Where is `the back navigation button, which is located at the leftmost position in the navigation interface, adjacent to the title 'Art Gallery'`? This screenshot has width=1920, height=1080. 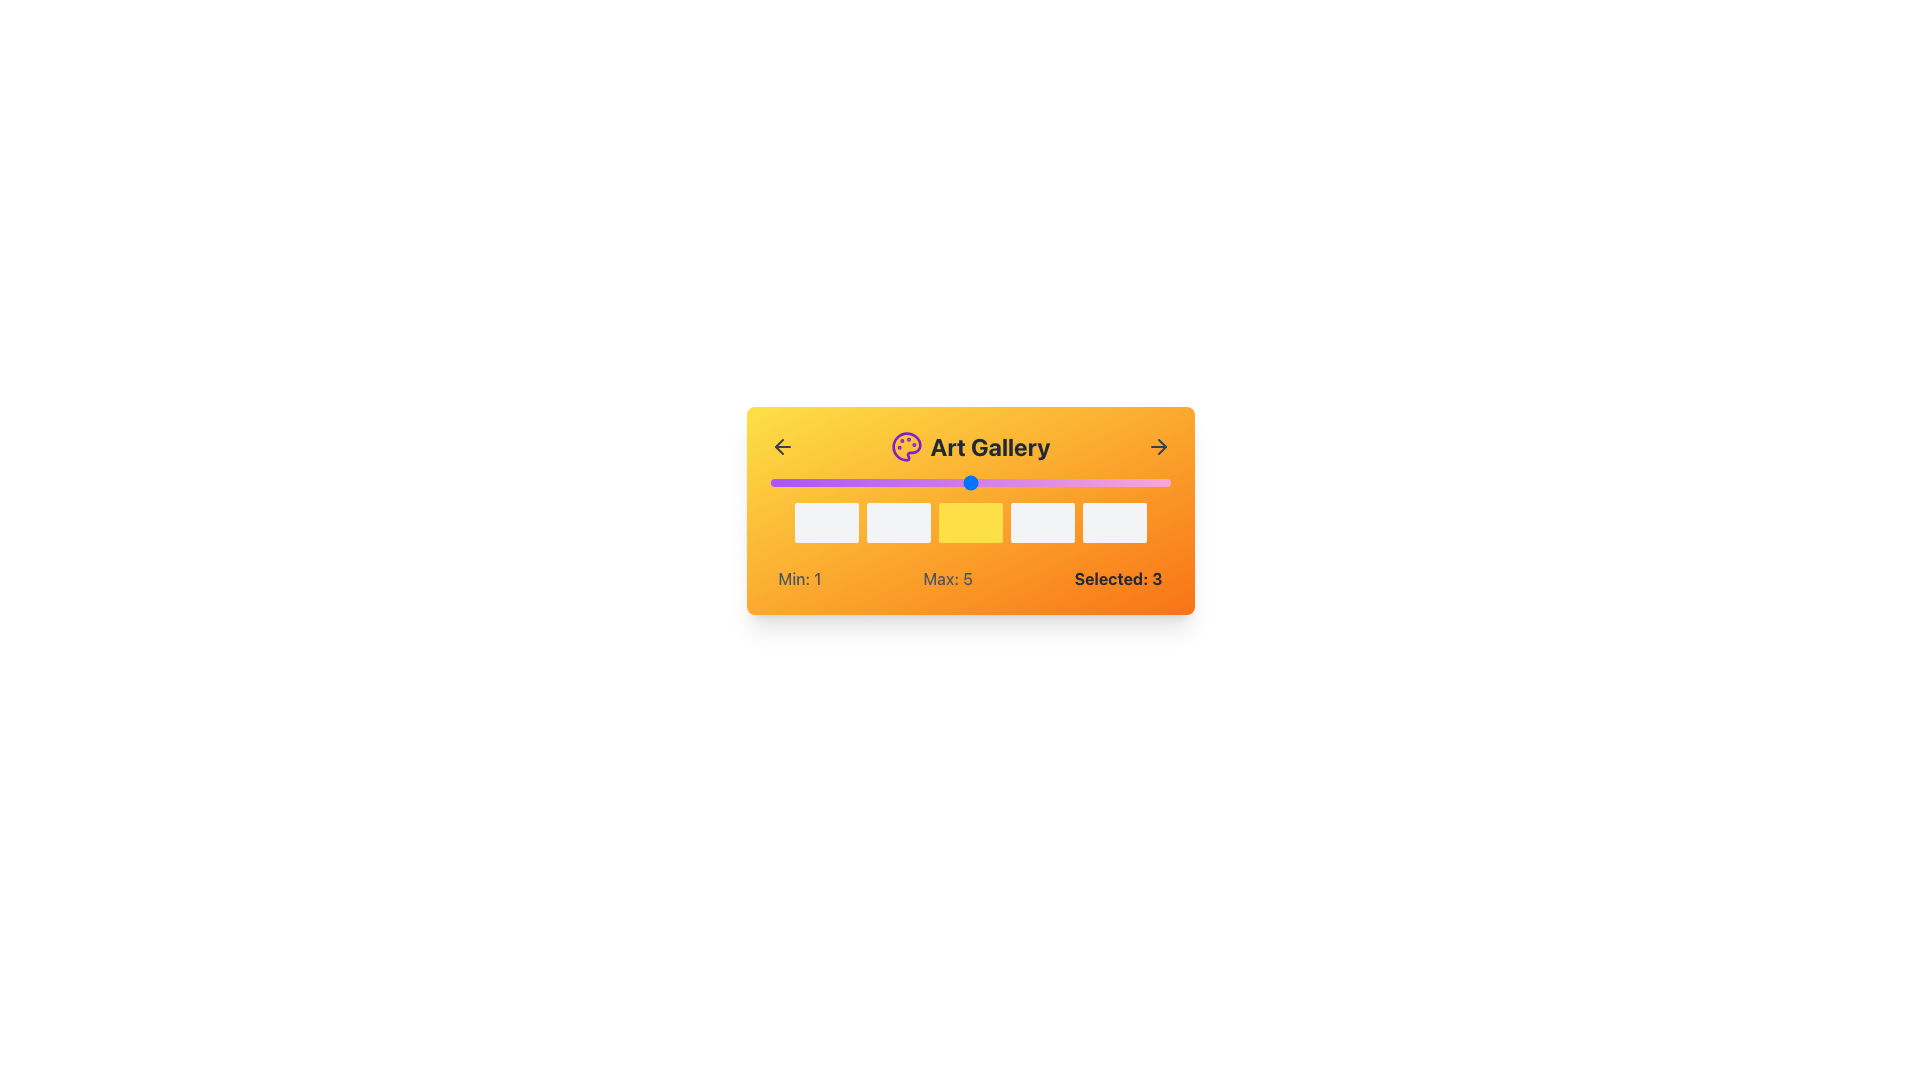 the back navigation button, which is located at the leftmost position in the navigation interface, adjacent to the title 'Art Gallery' is located at coordinates (781, 446).